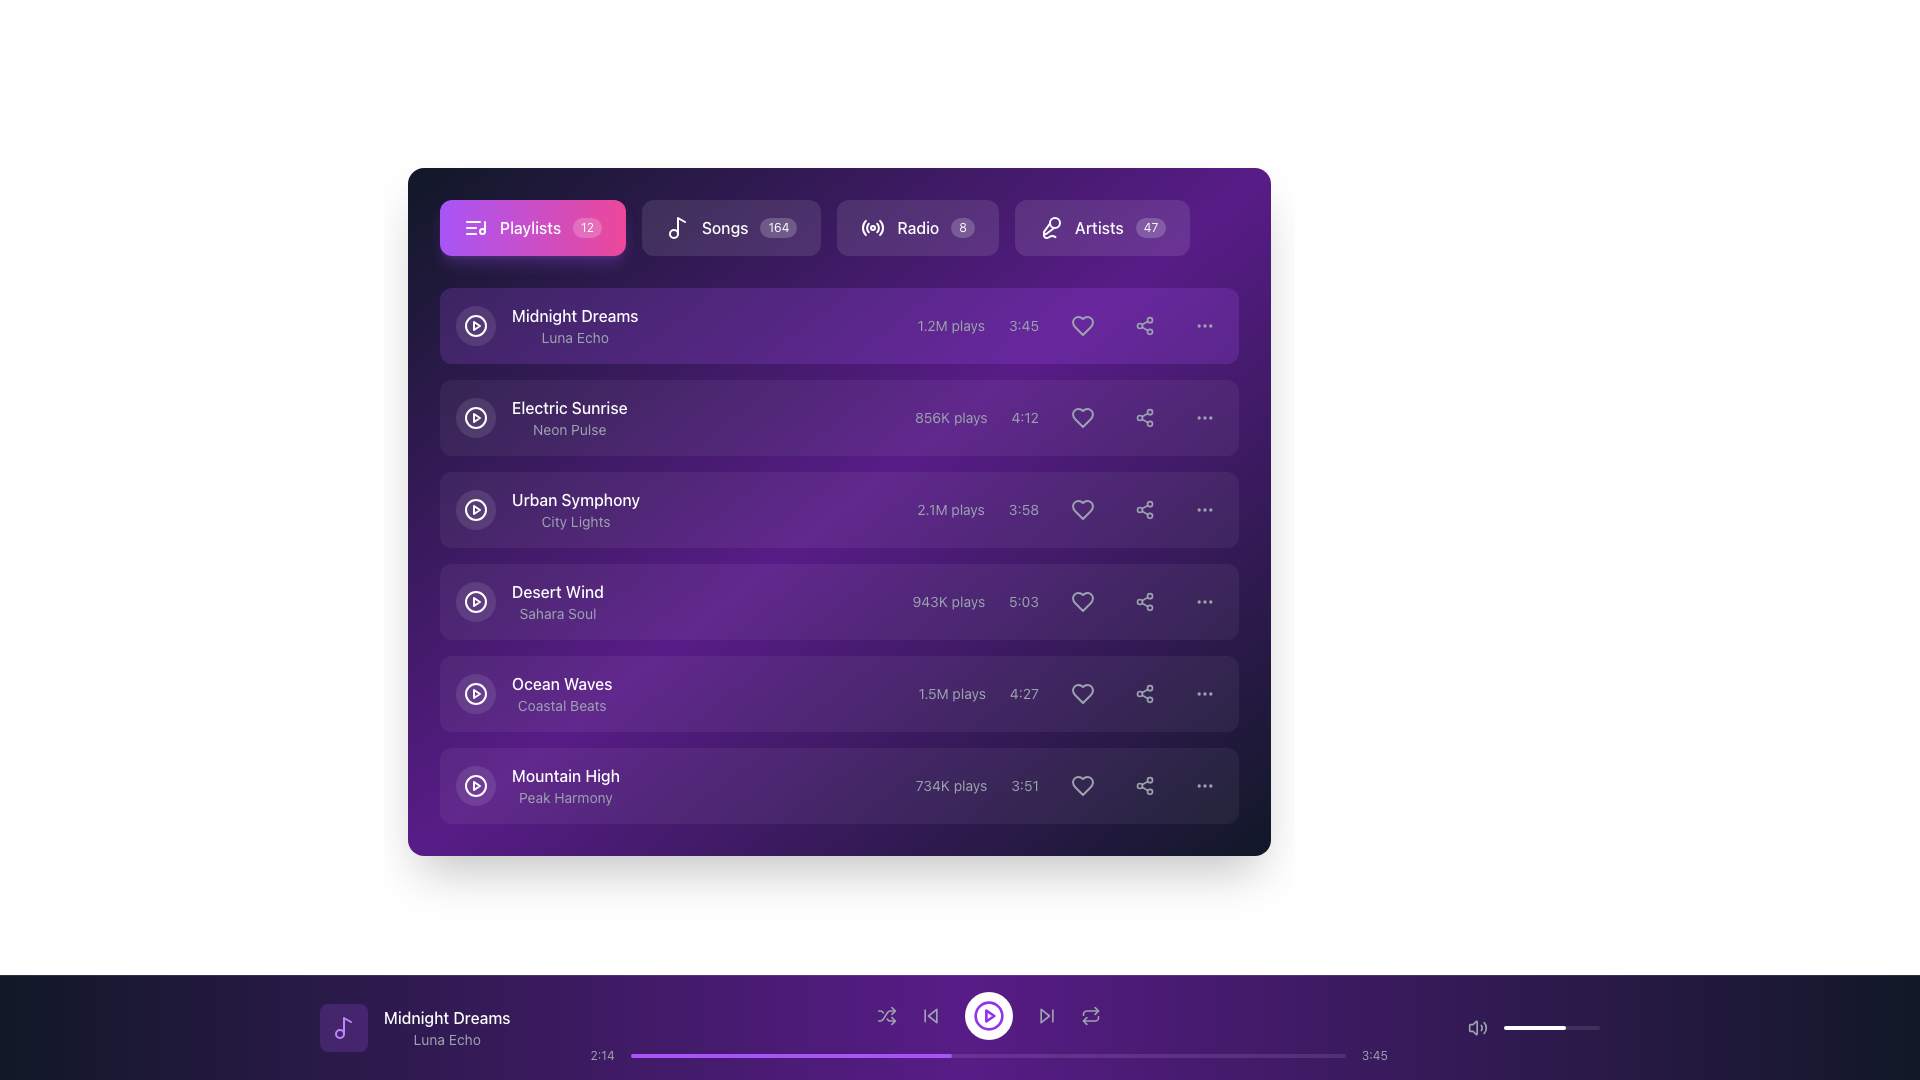  What do you see at coordinates (1082, 325) in the screenshot?
I see `the 'favorite' icon button for the song 'Midnight Dreams' located in the first row of the playlist table, positioned on the right side before the options menu` at bounding box center [1082, 325].